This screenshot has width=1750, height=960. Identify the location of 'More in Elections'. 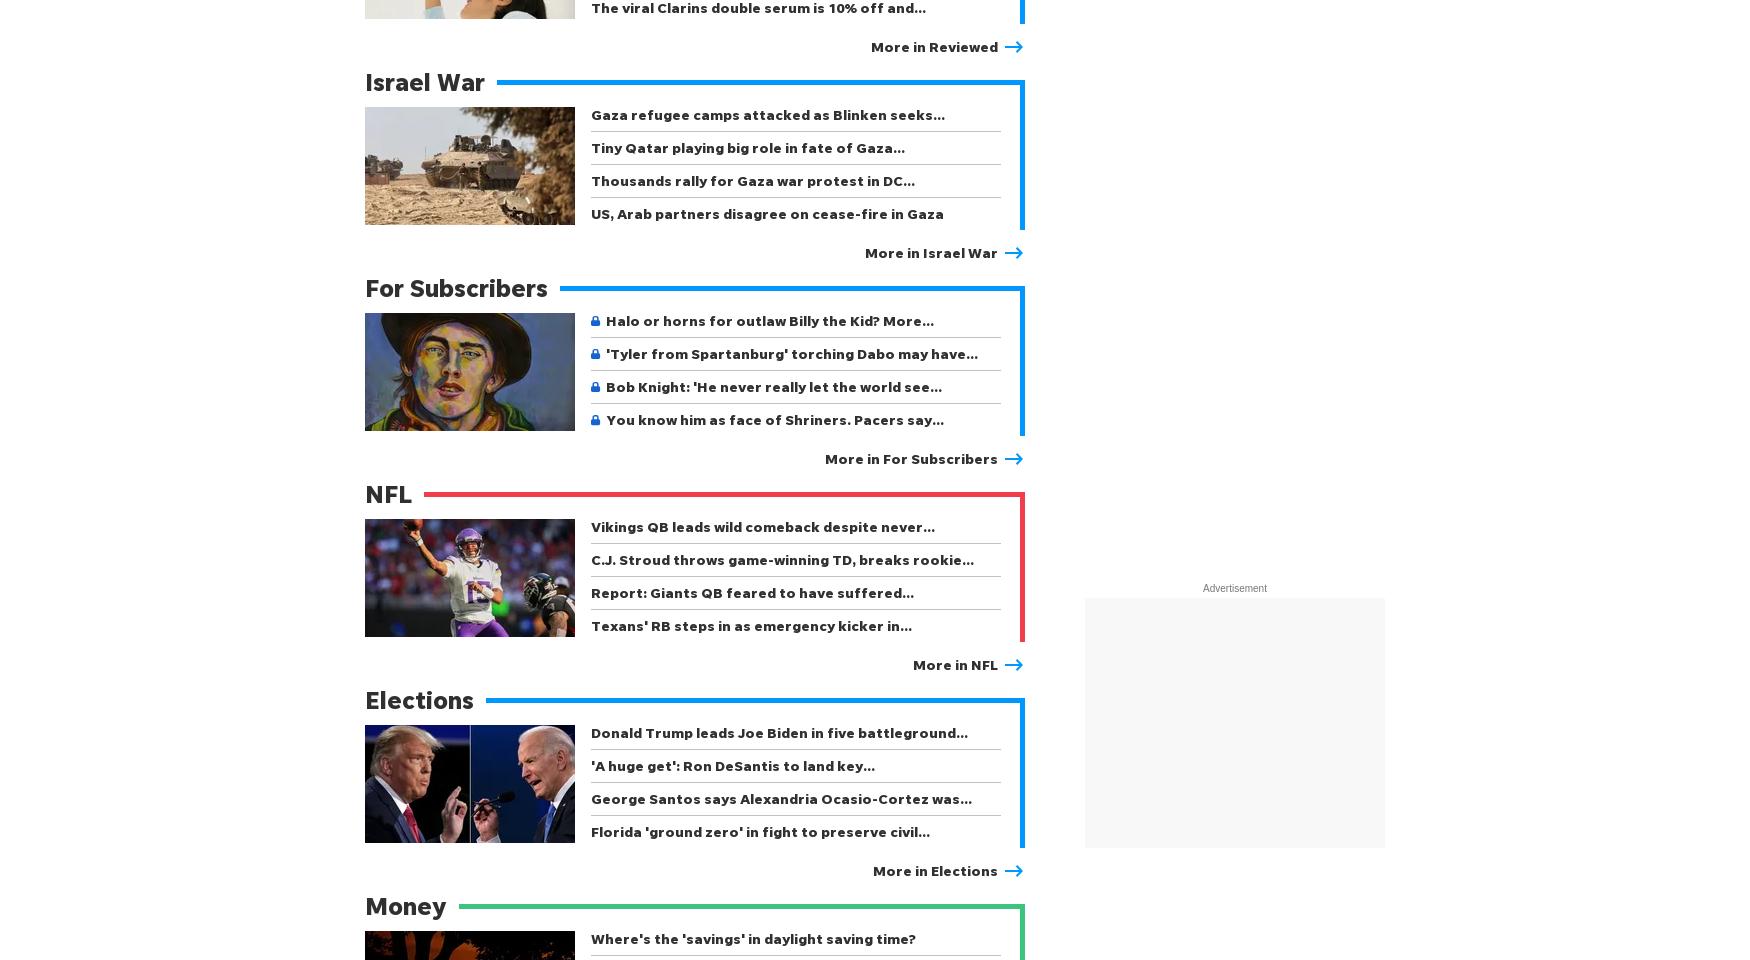
(934, 869).